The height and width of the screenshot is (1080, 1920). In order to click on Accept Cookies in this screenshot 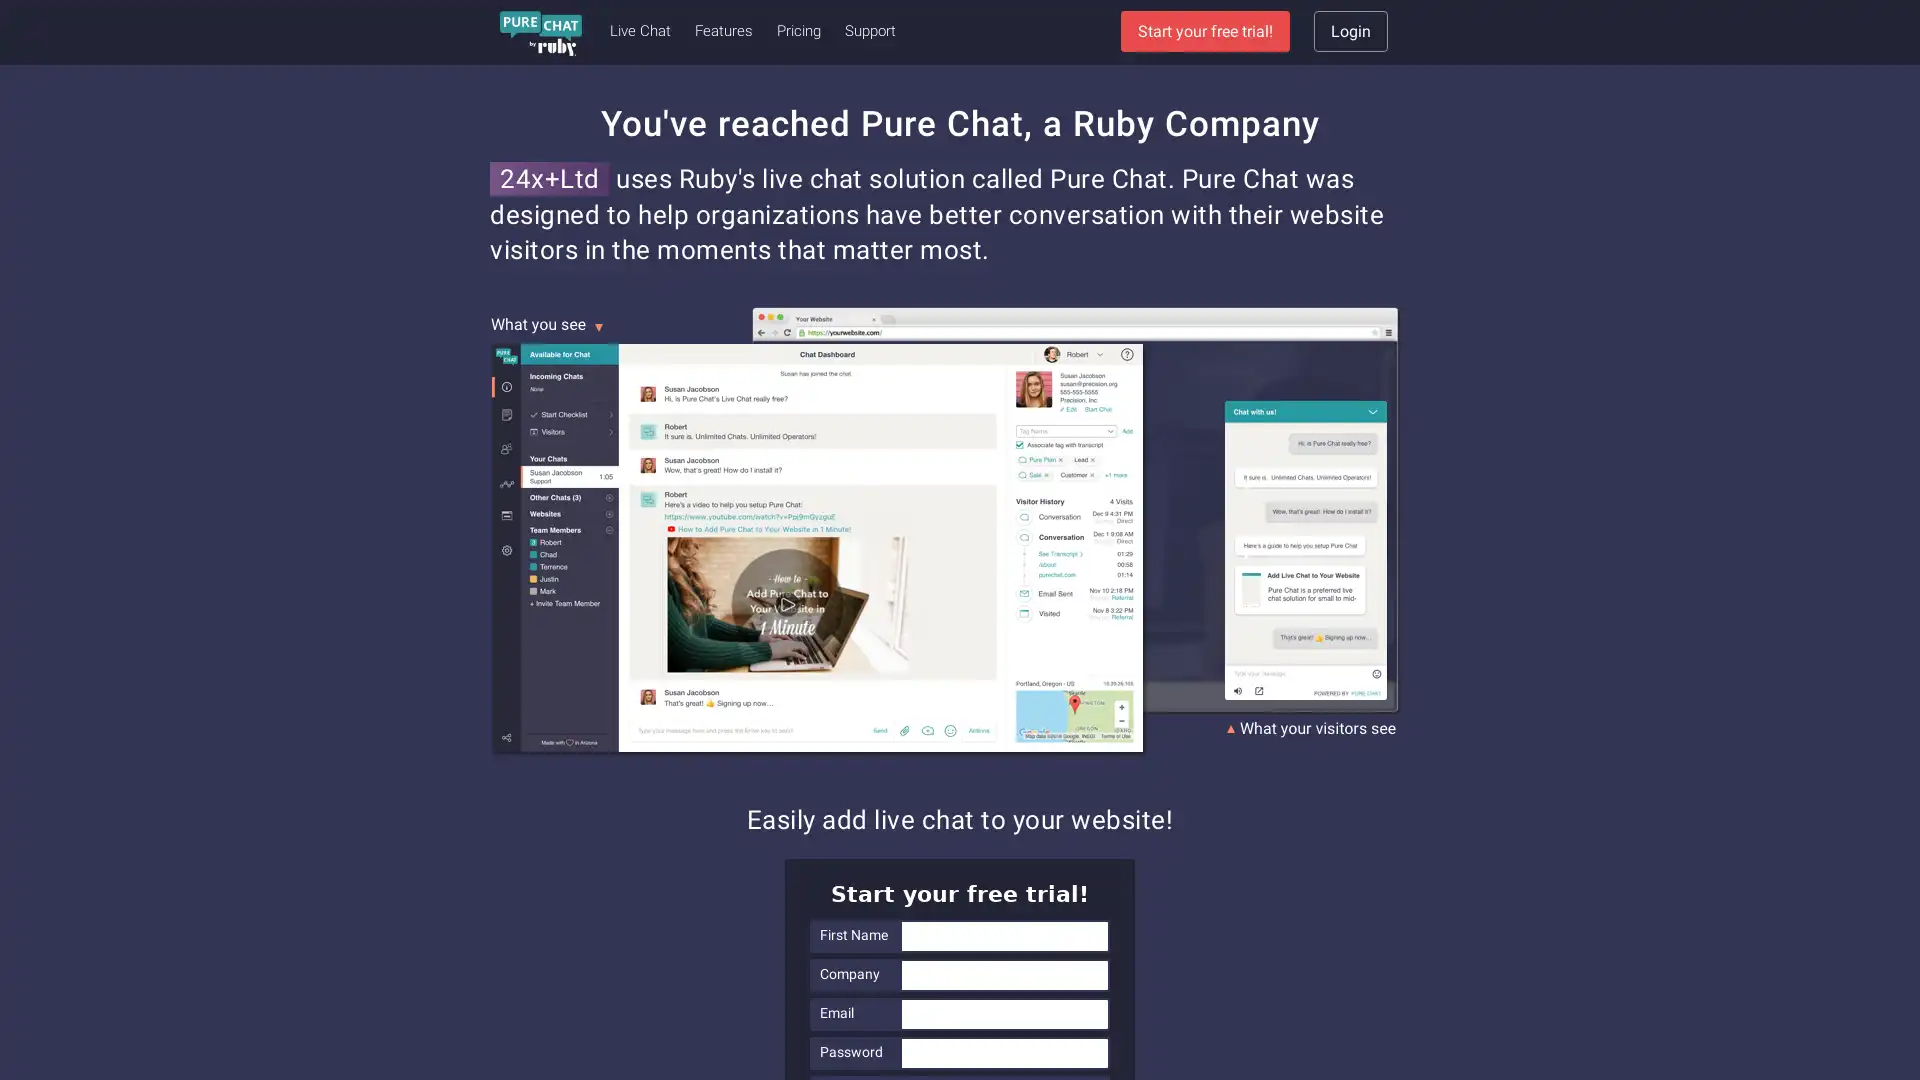, I will do `click(664, 947)`.